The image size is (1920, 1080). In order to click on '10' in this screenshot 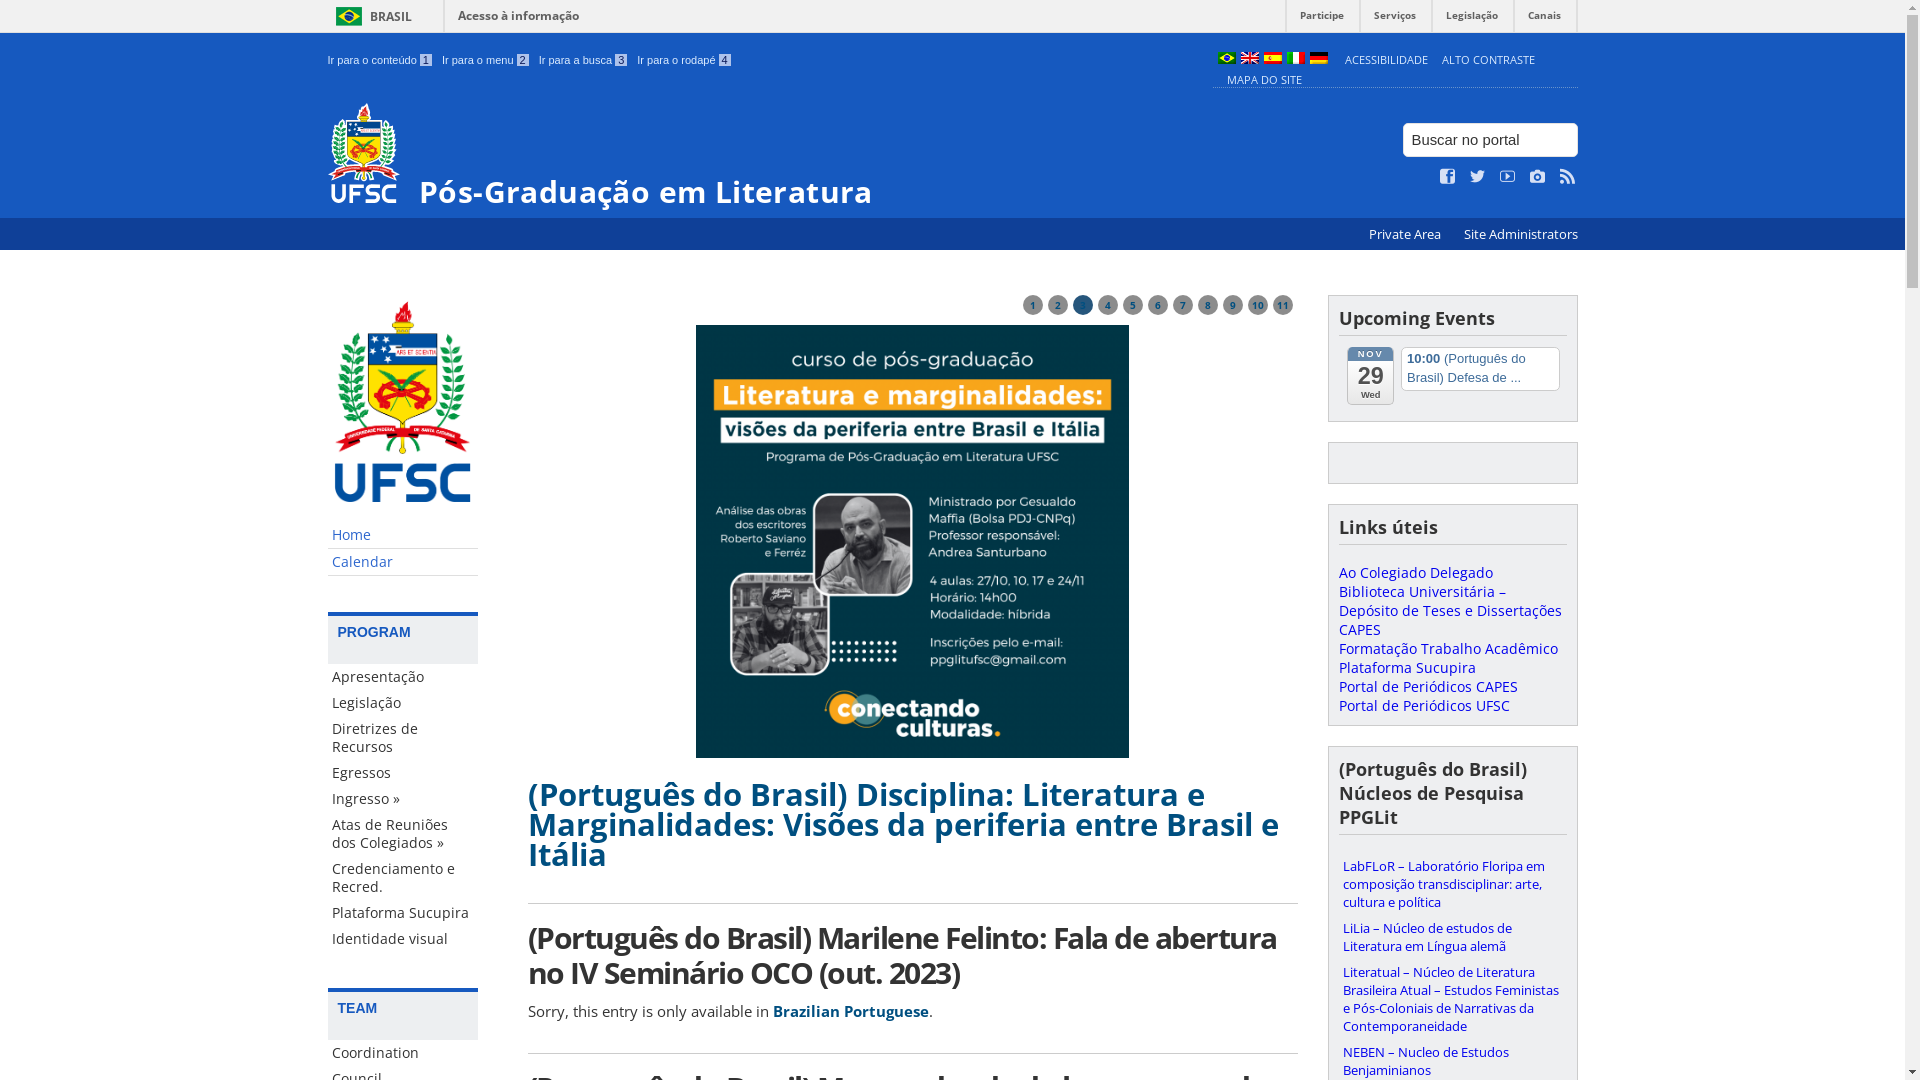, I will do `click(1256, 304)`.